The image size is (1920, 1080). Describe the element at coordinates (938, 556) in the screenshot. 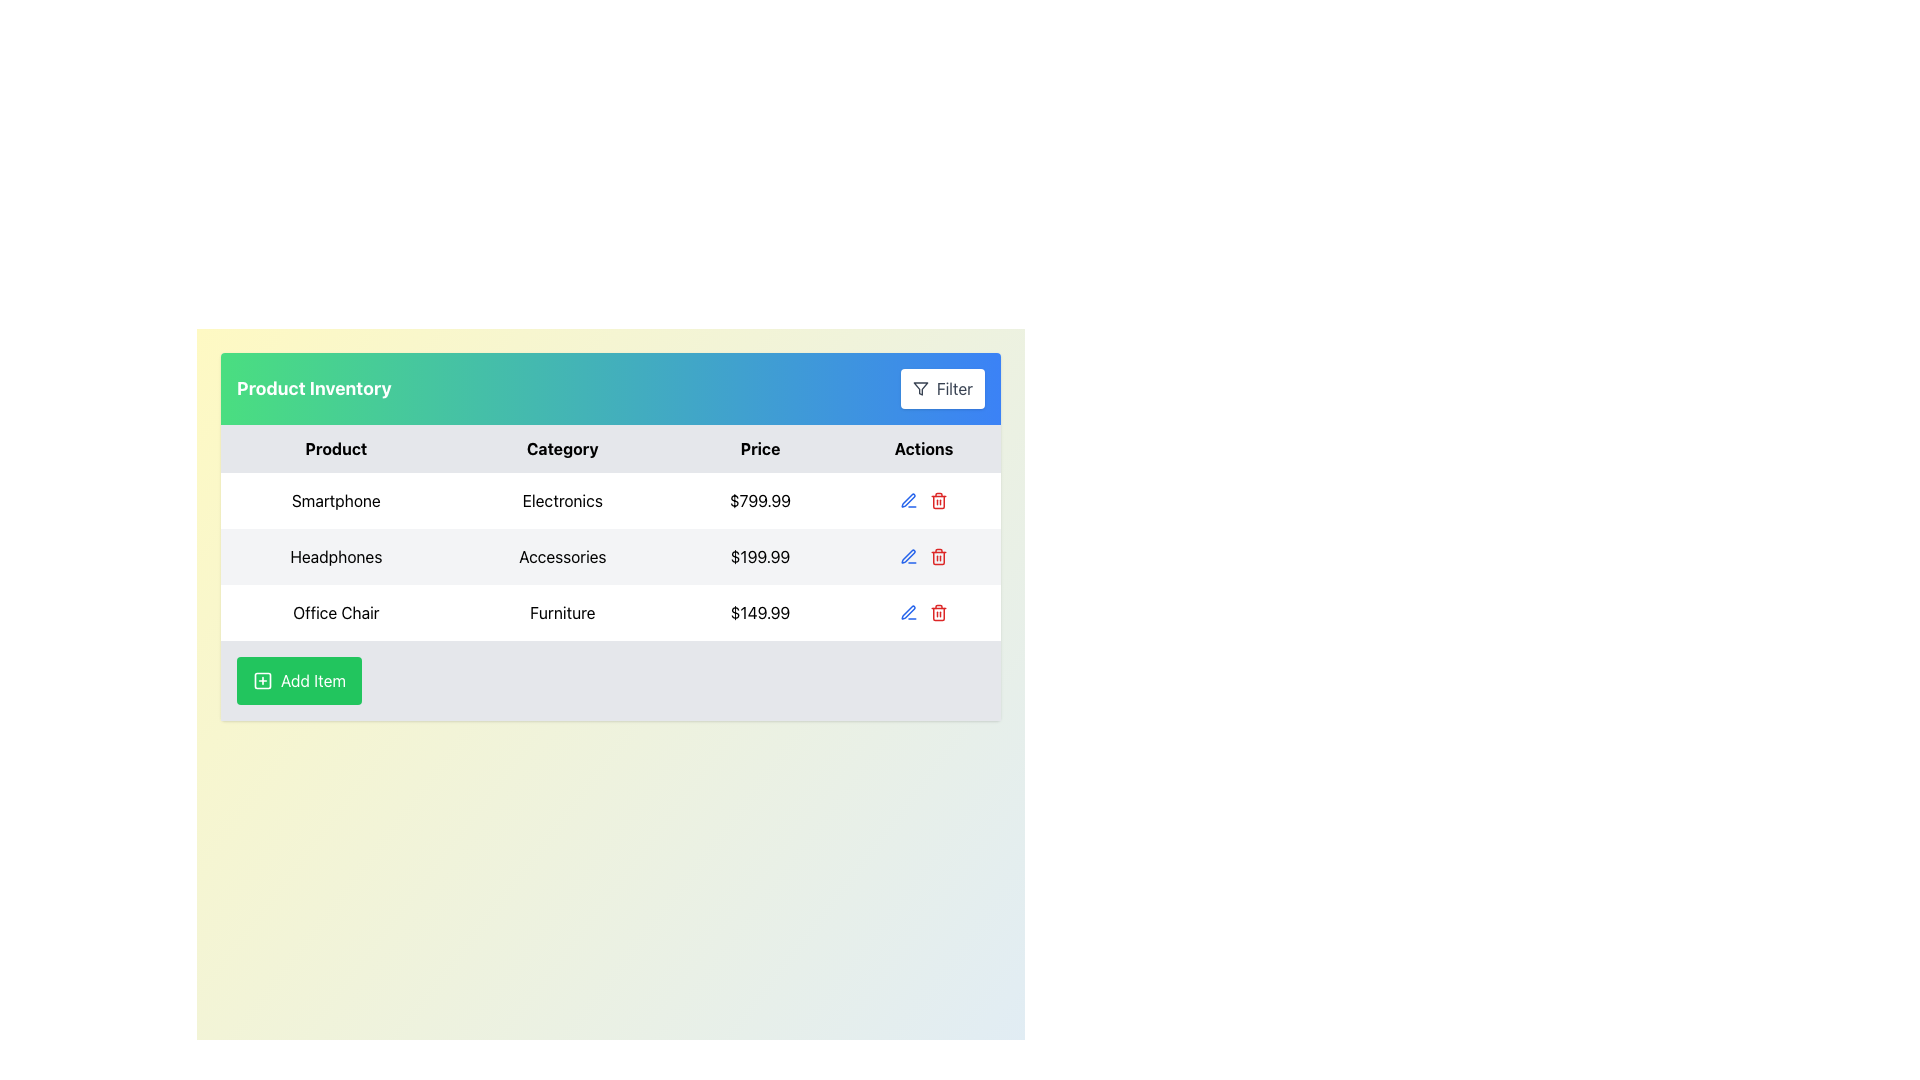

I see `the delete icon button located in the 'Actions' column of the second row in the 'Product Inventory' table` at that location.